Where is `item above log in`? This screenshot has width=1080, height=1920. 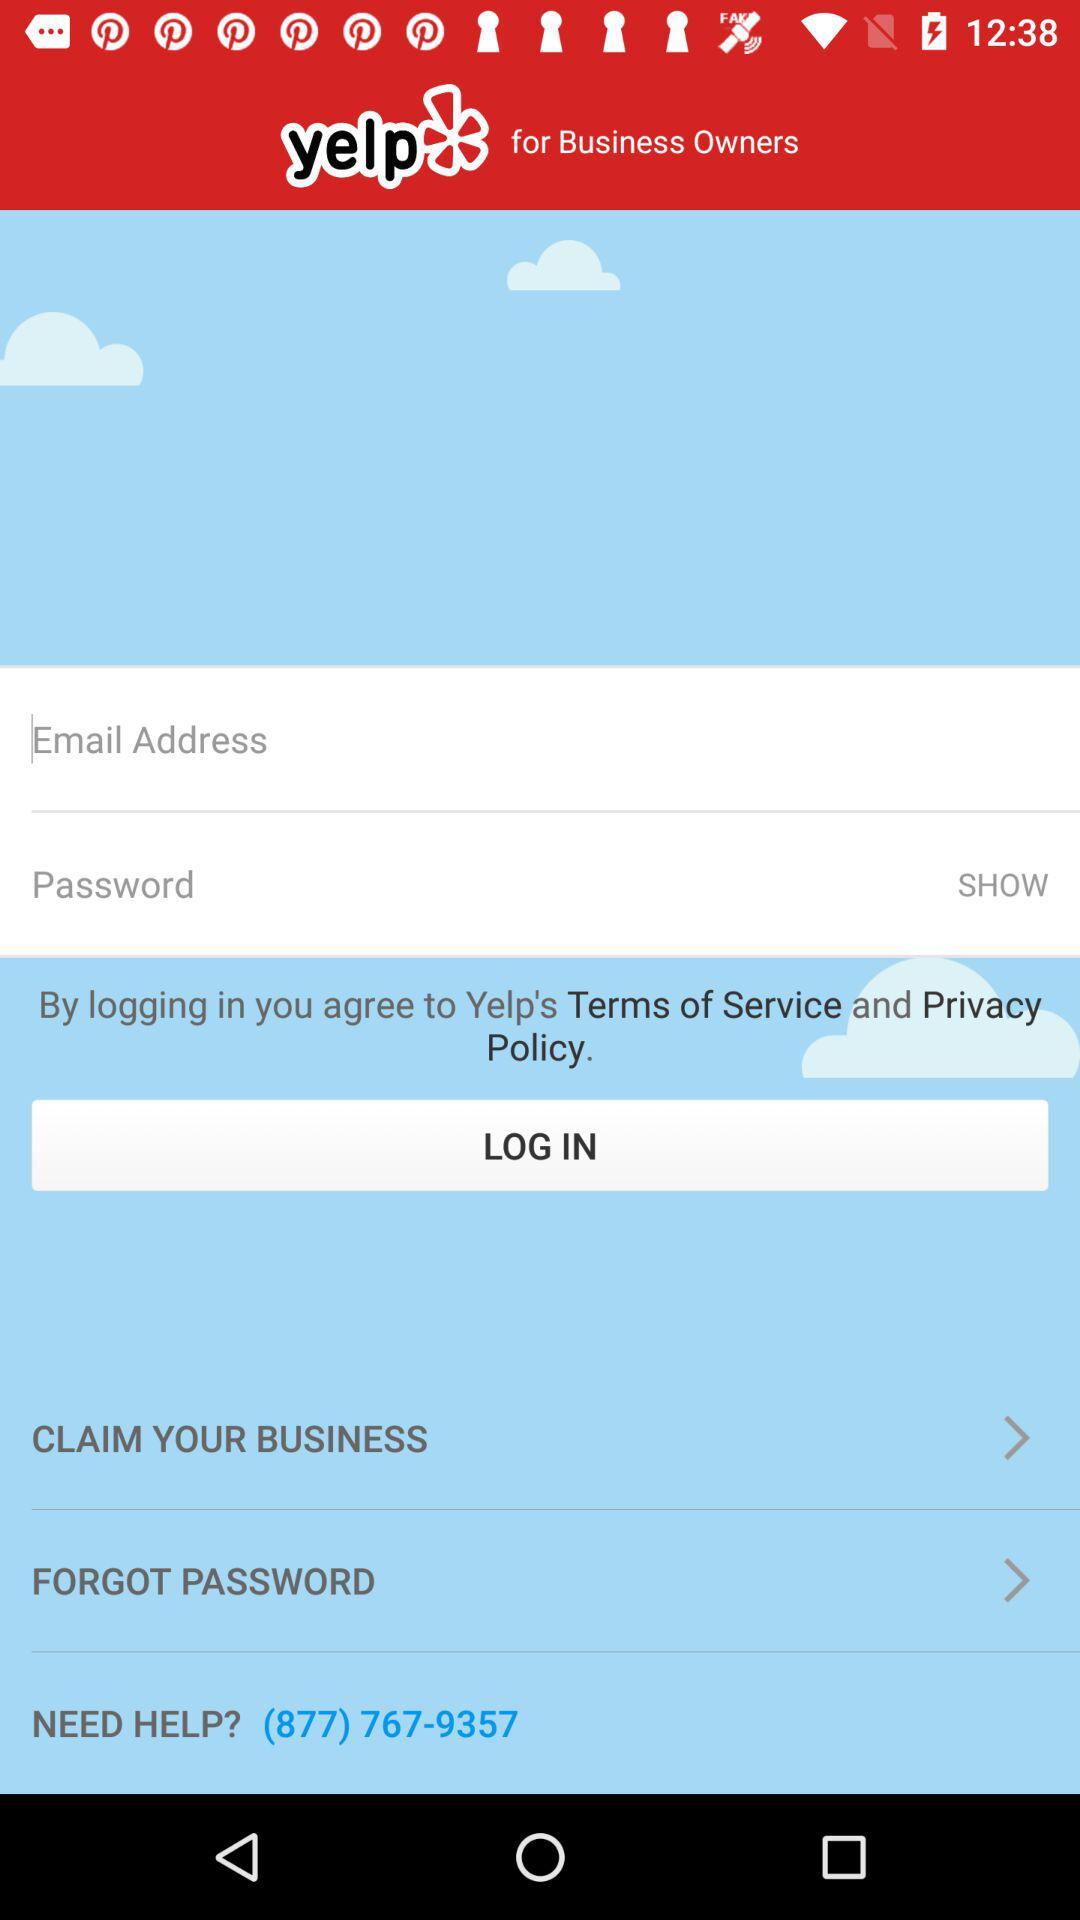
item above log in is located at coordinates (540, 1024).